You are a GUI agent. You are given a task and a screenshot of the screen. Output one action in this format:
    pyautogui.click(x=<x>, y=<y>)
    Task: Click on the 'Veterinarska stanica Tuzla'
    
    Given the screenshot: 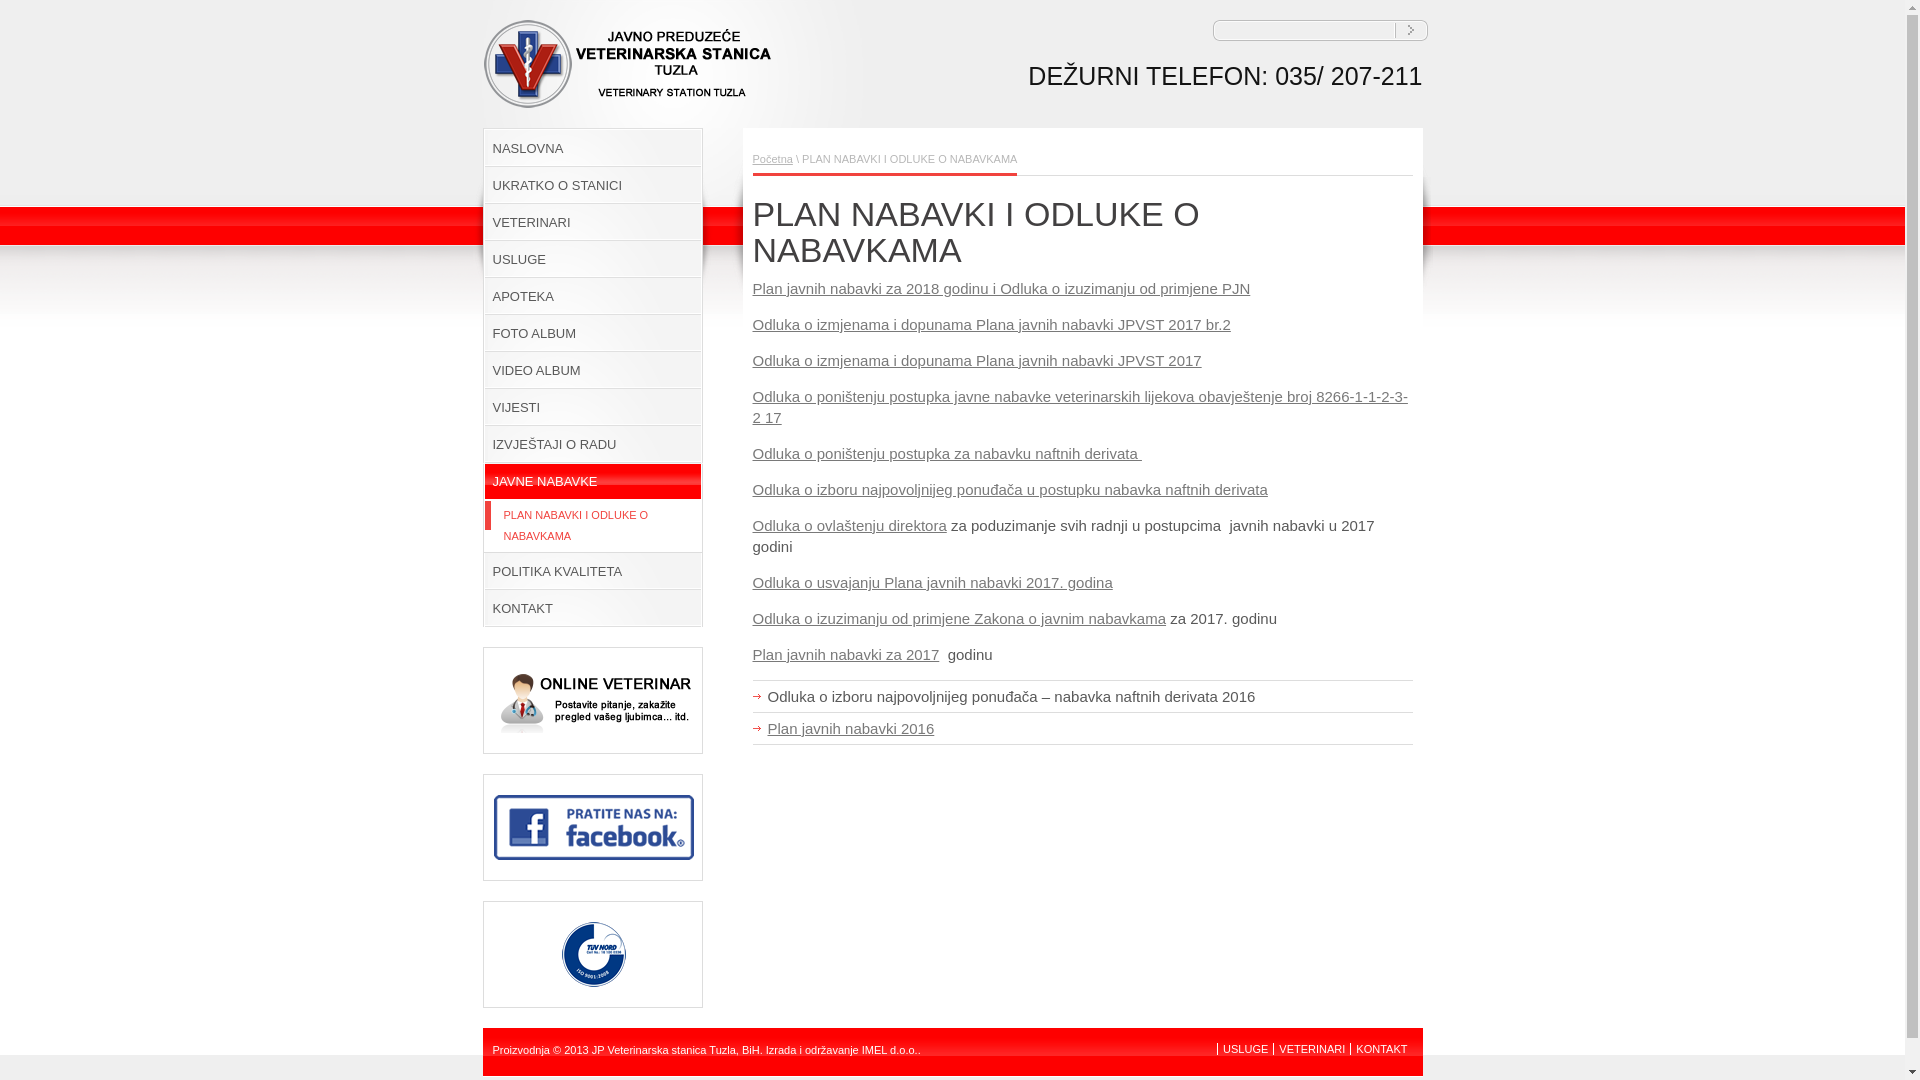 What is the action you would take?
    pyautogui.click(x=481, y=102)
    